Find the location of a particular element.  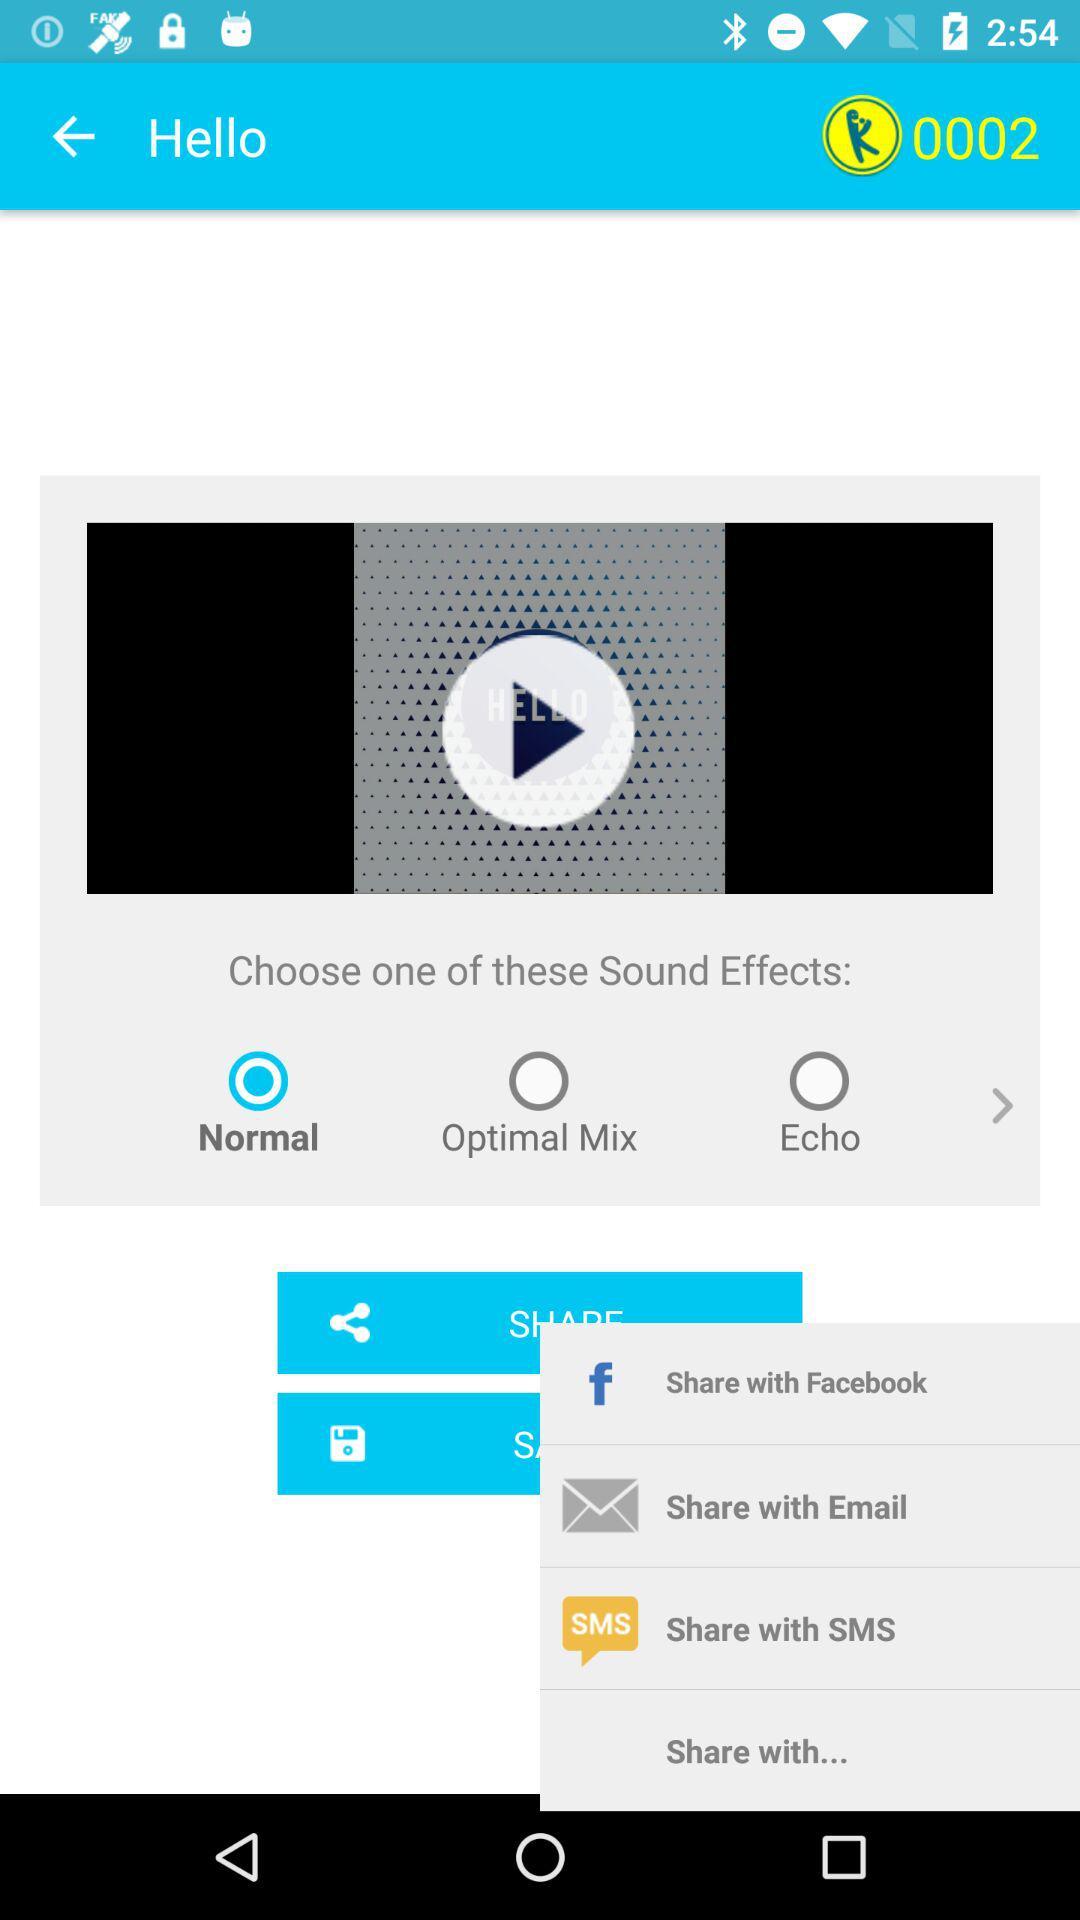

icon next to the stage icon is located at coordinates (986, 1128).